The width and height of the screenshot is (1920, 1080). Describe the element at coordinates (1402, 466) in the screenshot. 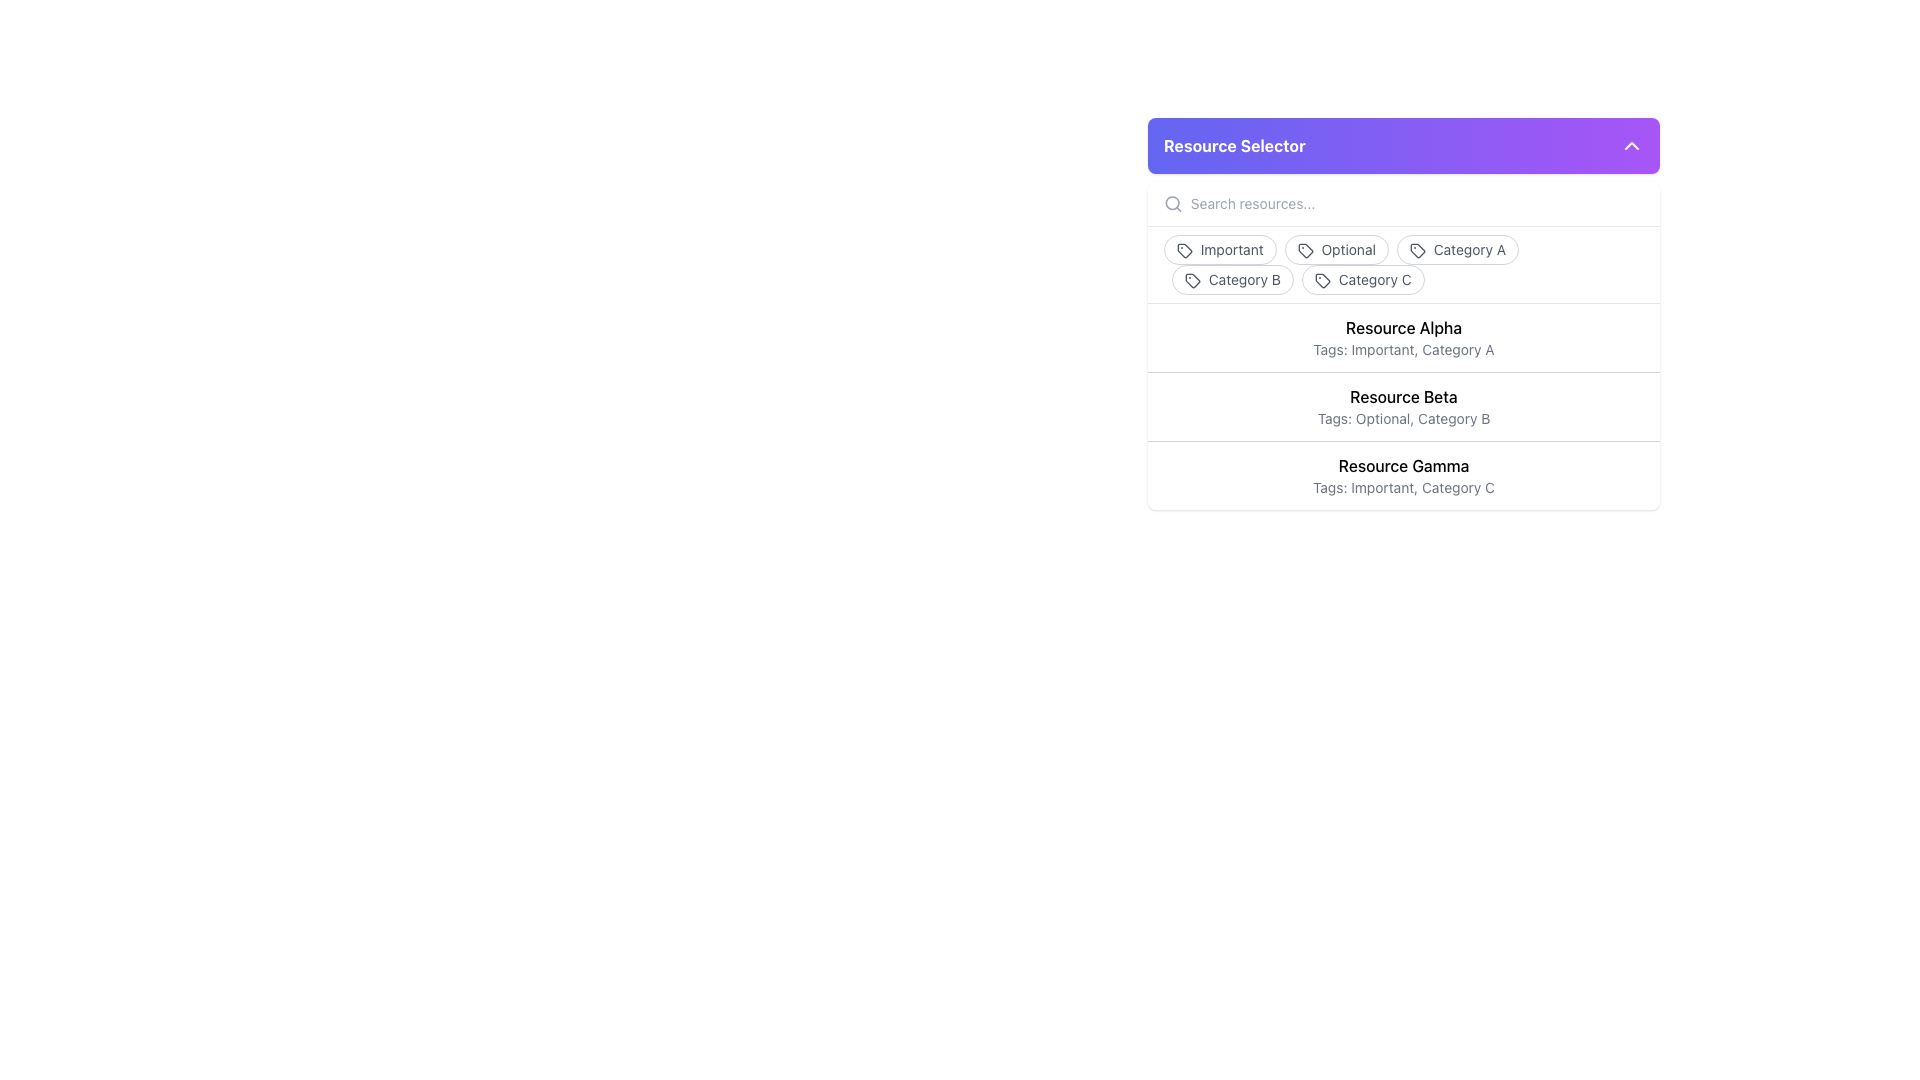

I see `the Text Label titled 'Resource Gamma', which is positioned above the tags description within the resource list` at that location.